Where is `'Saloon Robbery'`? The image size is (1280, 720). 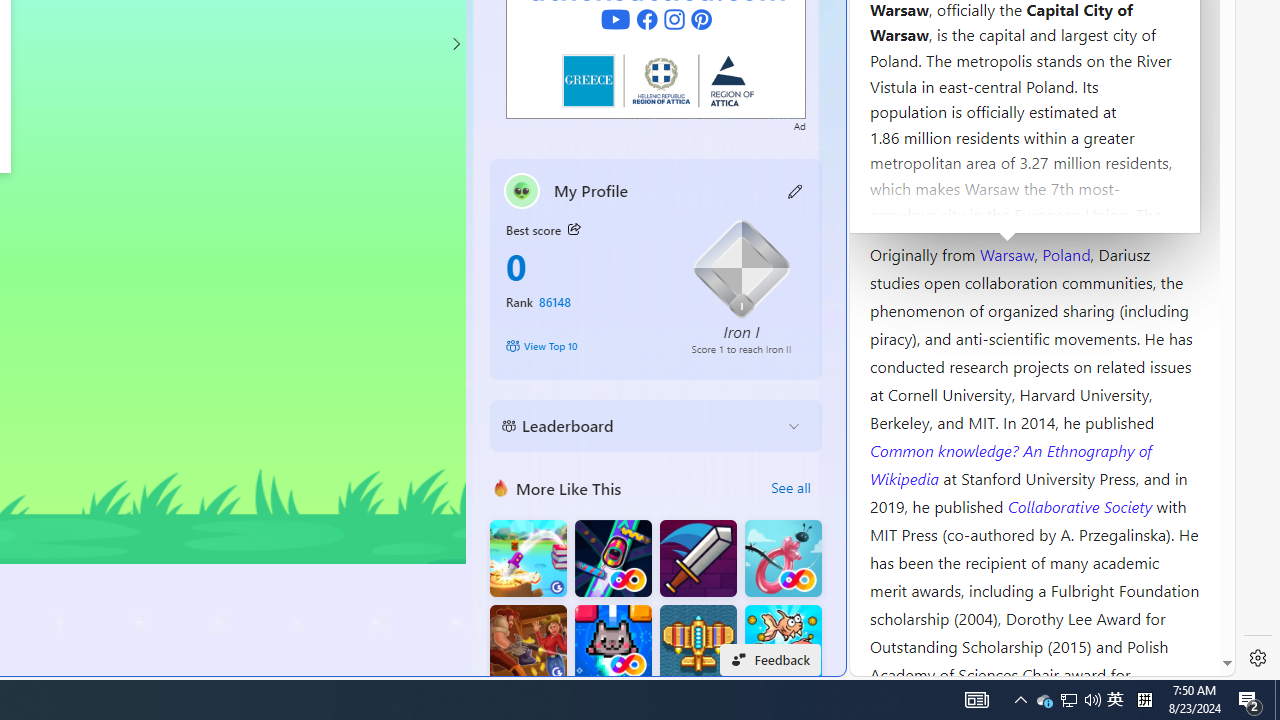
'Saloon Robbery' is located at coordinates (528, 643).